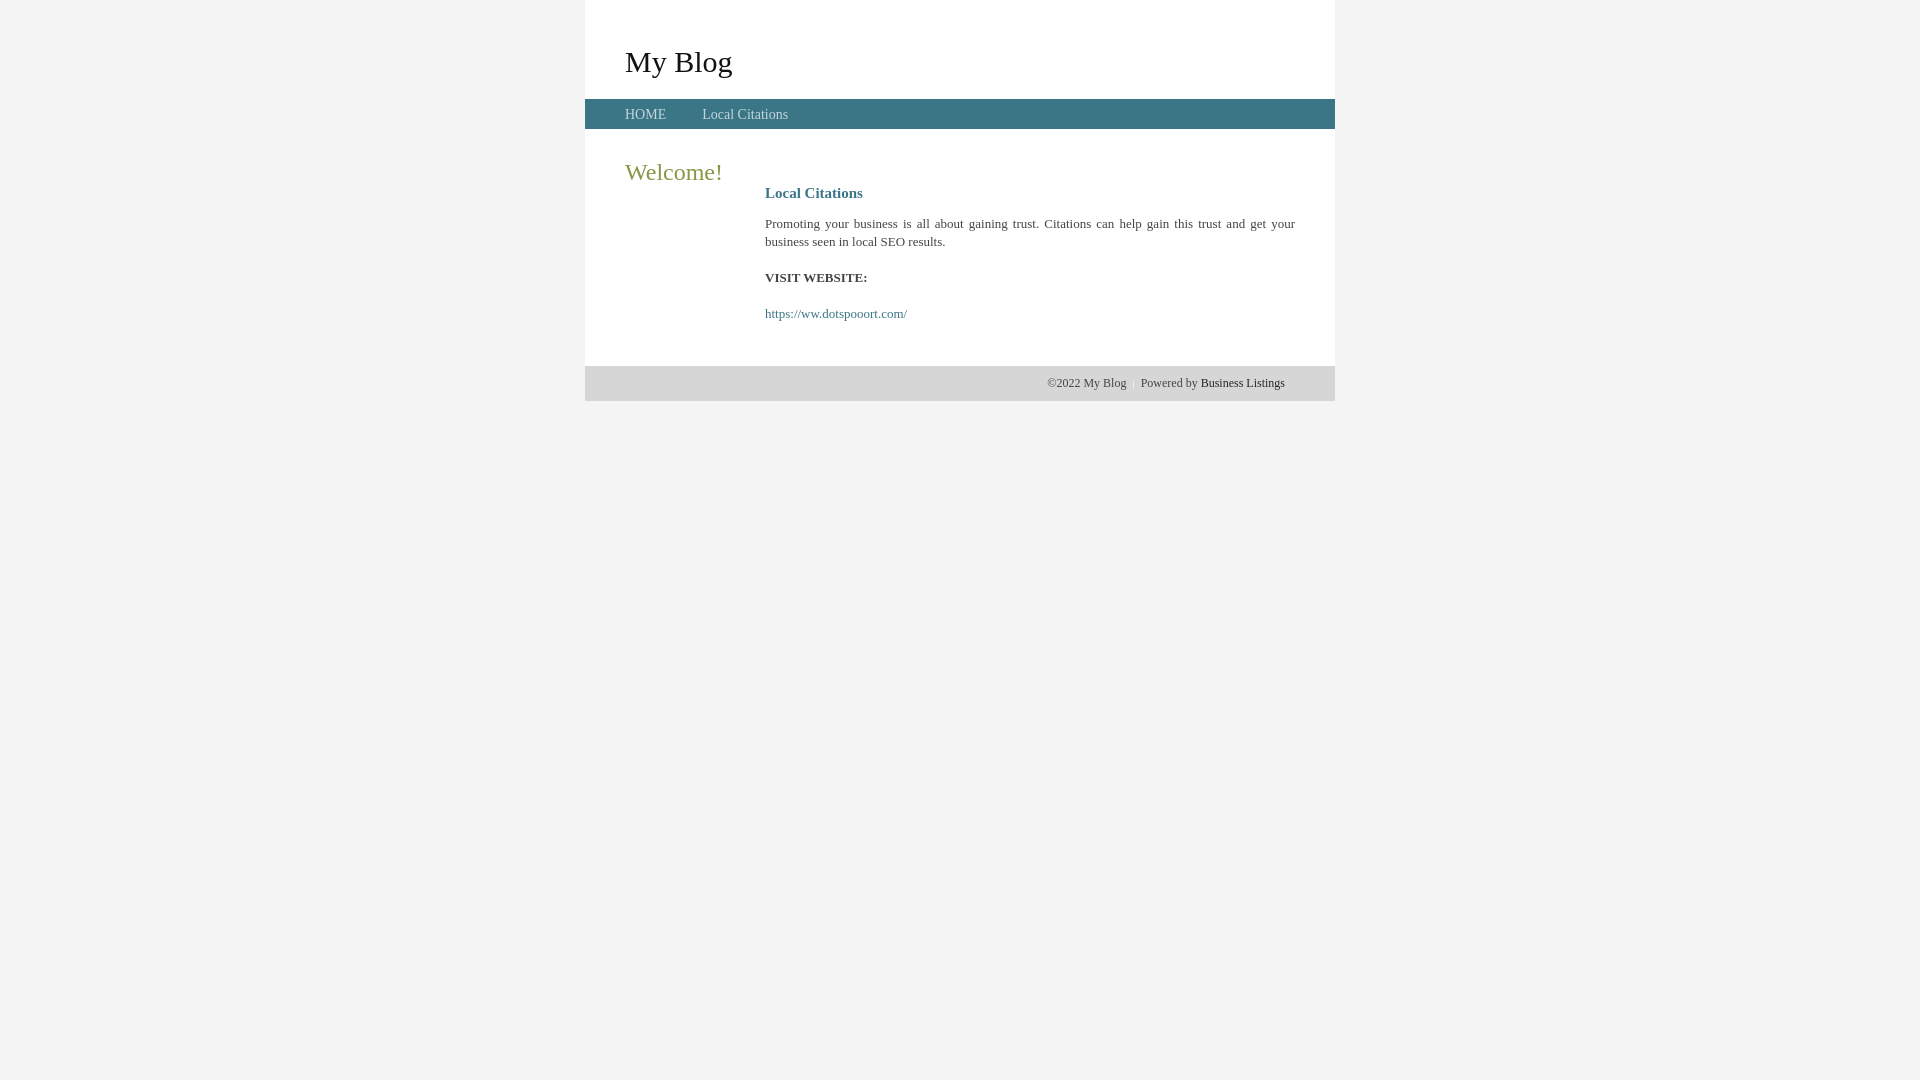 The image size is (1920, 1080). I want to click on 'Local Citations', so click(701, 114).